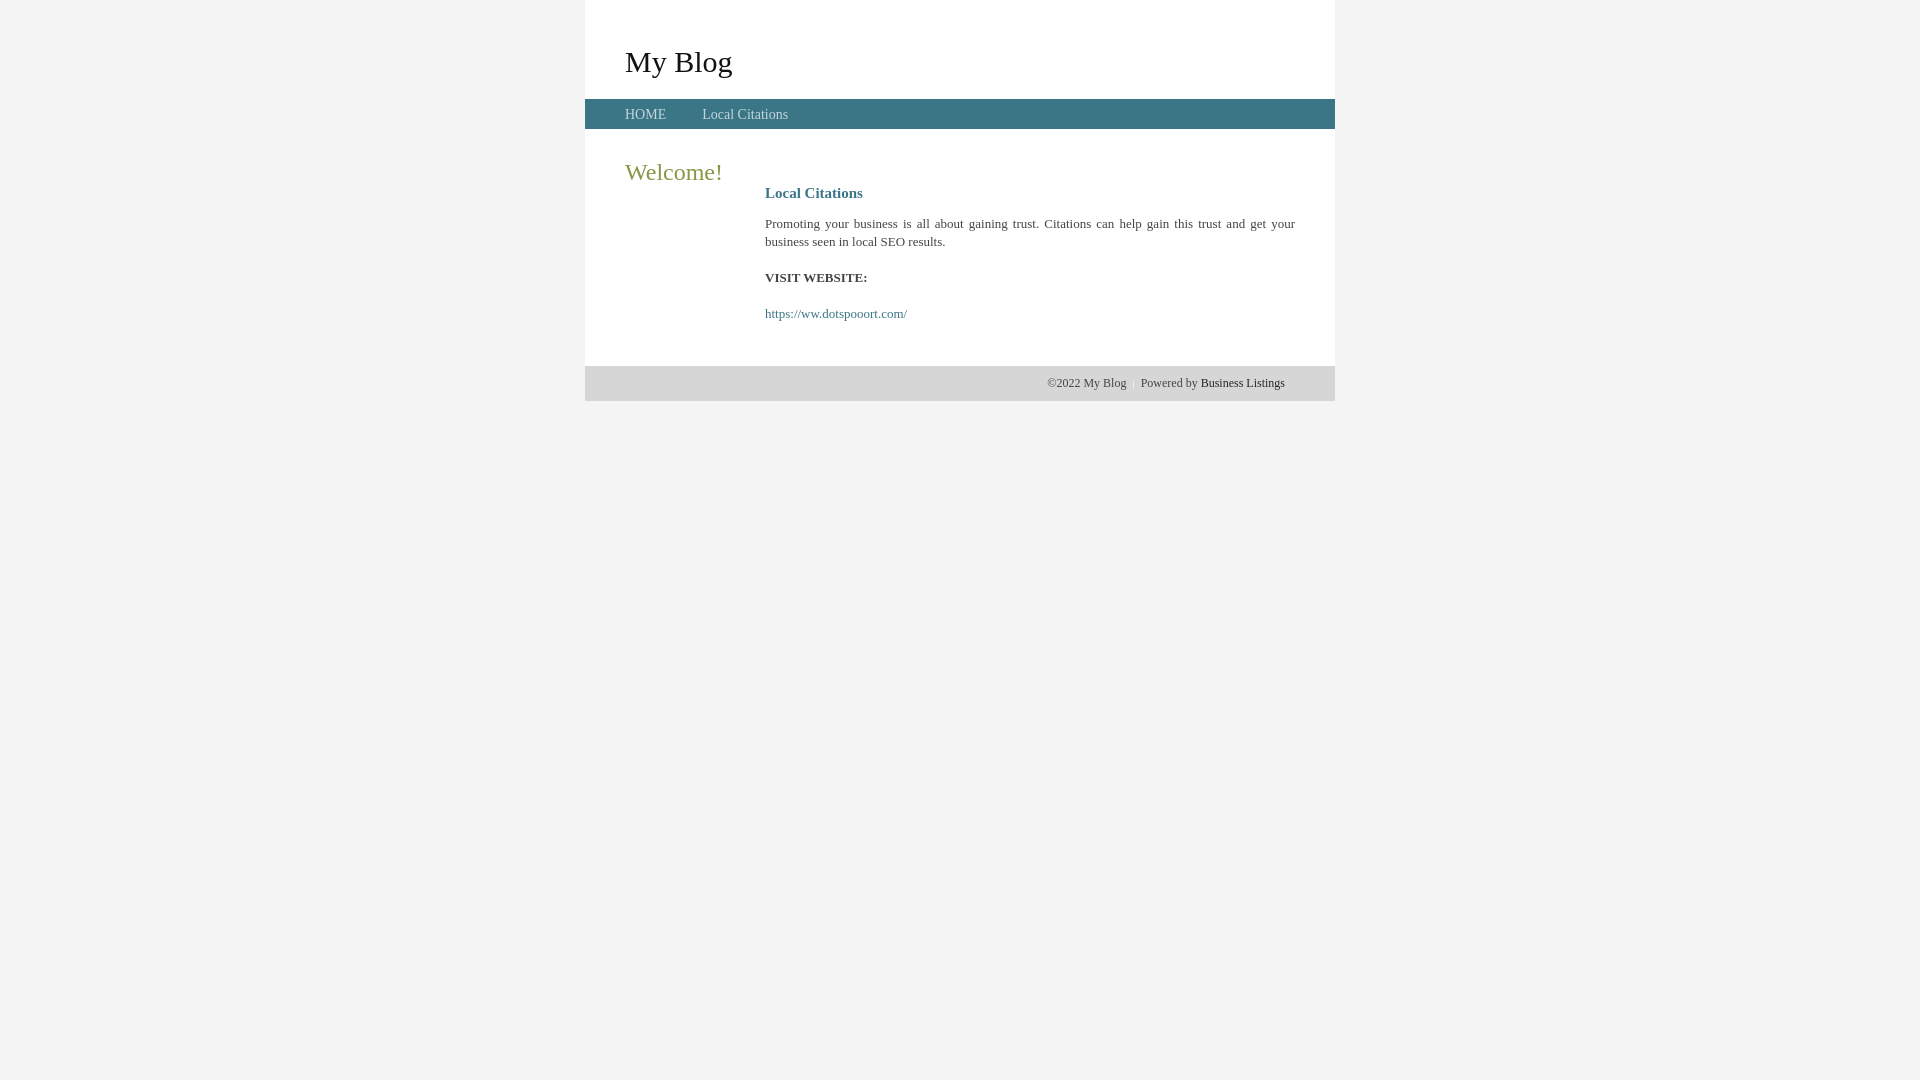 The image size is (1920, 1080). I want to click on 'Local Citations', so click(701, 114).